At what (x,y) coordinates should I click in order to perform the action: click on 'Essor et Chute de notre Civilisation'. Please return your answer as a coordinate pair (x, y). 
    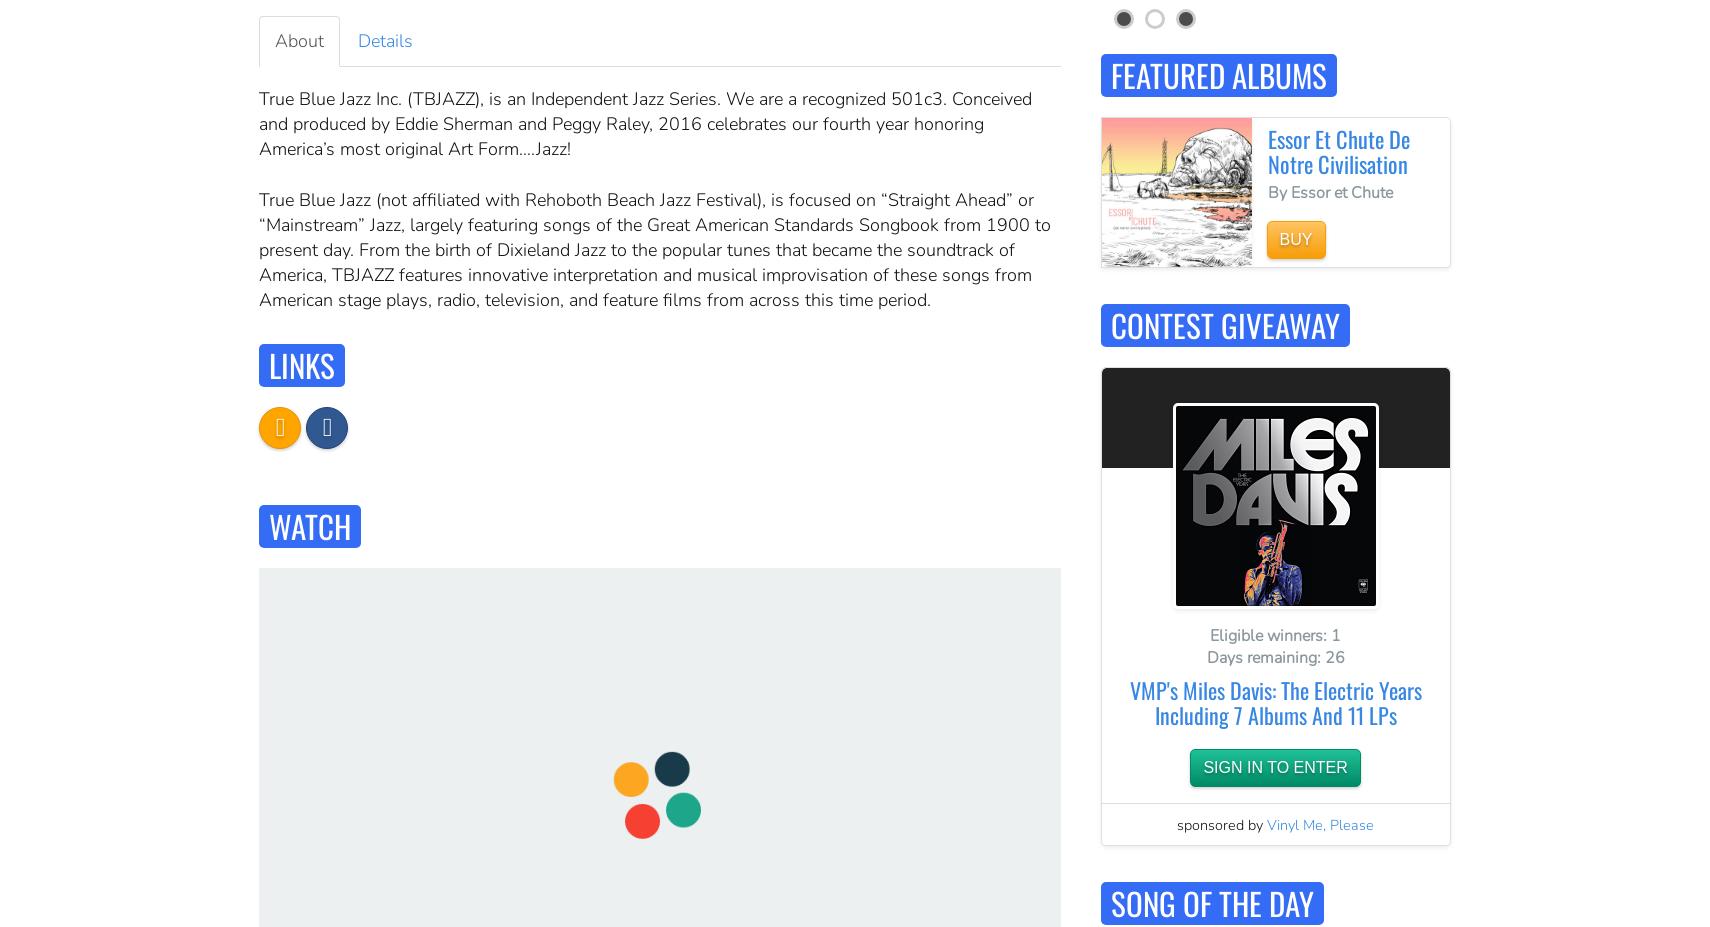
    Looking at the image, I should click on (1338, 149).